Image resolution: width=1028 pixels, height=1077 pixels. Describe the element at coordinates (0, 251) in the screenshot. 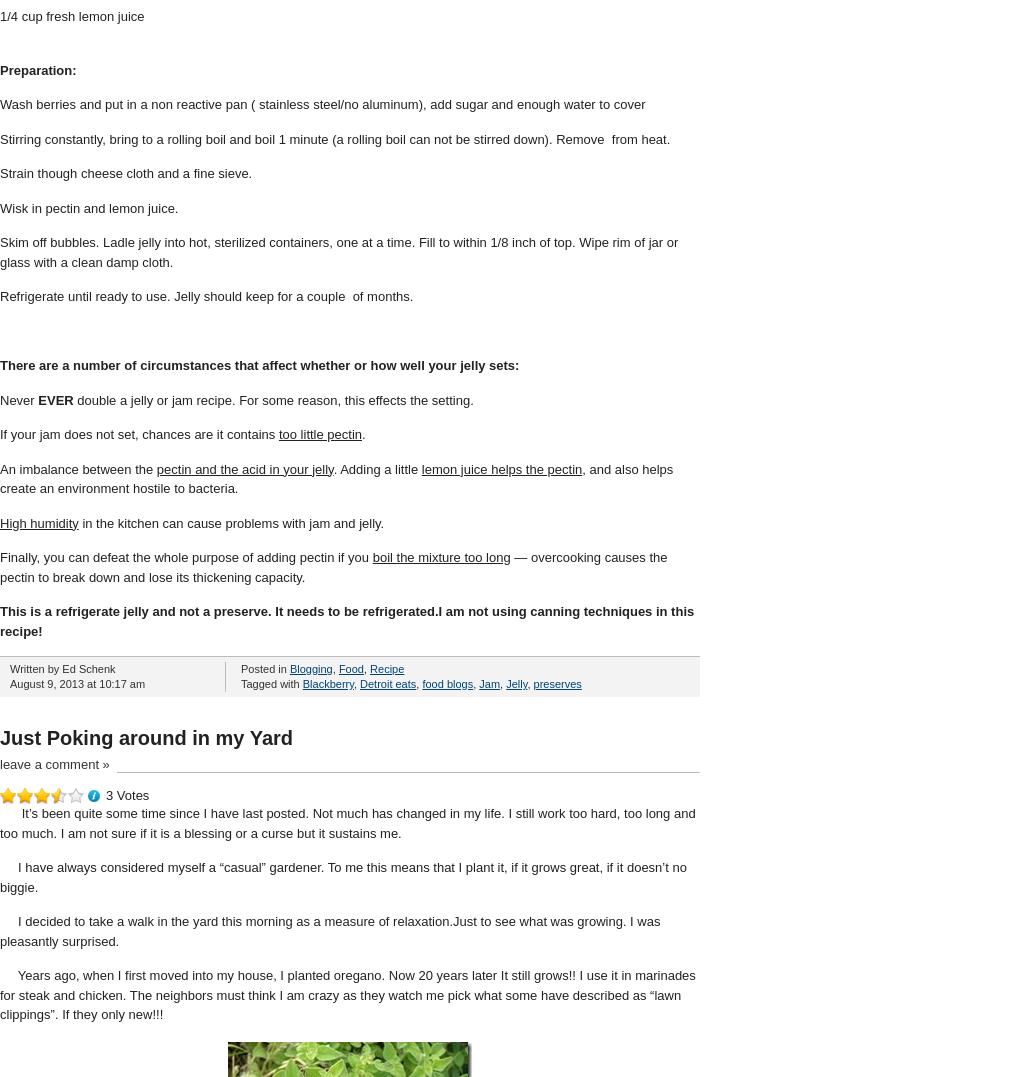

I see `'Skim off bubbles. Ladle jelly into hot, sterilized containers, one at a time. Fill to within 1/8 inch of top. Wipe rim of jar or glass with a clean damp cloth.'` at that location.